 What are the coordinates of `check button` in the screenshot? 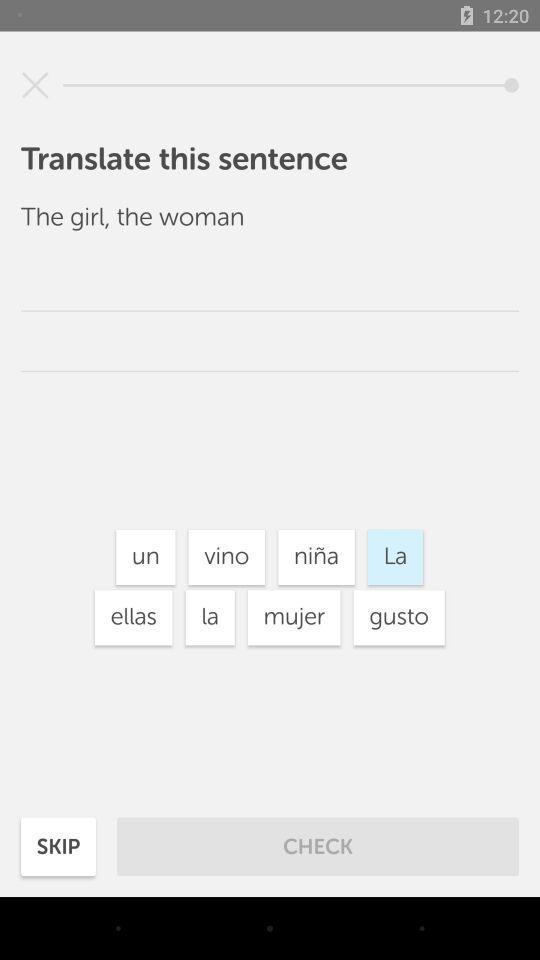 It's located at (318, 846).